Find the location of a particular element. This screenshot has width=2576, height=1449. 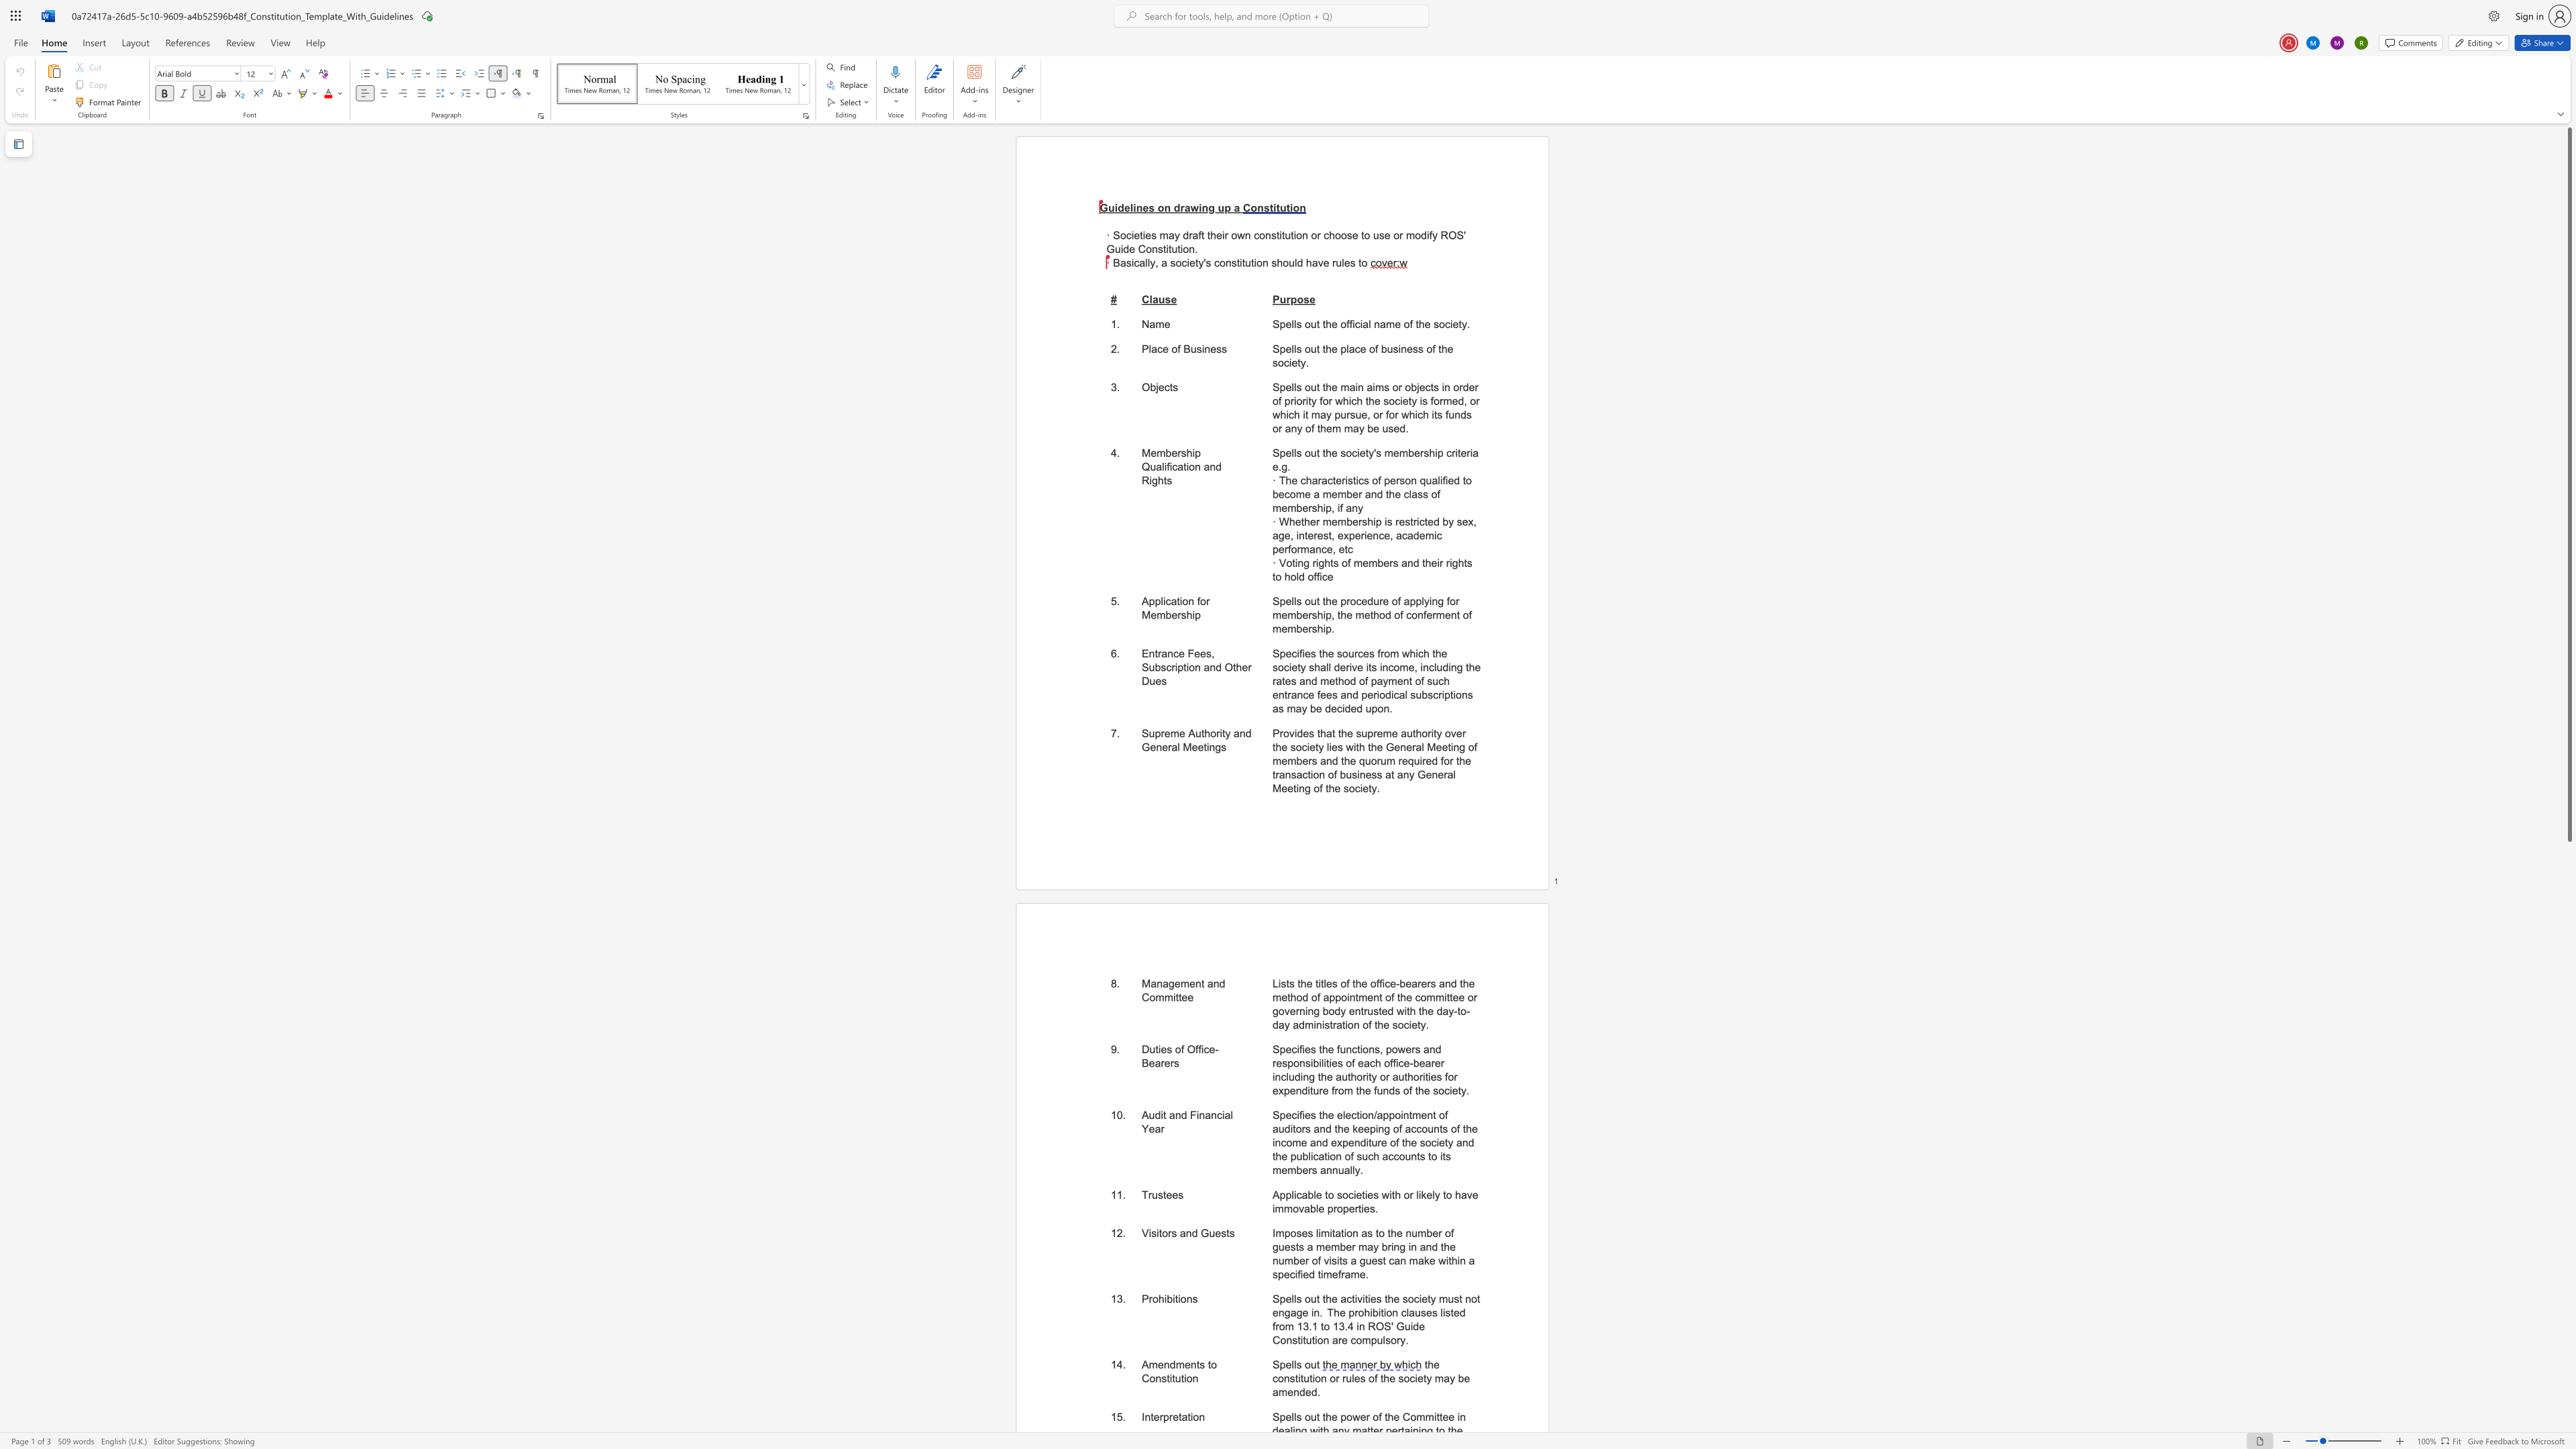

the subset text "ciety" within the text "Spells out the society" is located at coordinates (1350, 452).